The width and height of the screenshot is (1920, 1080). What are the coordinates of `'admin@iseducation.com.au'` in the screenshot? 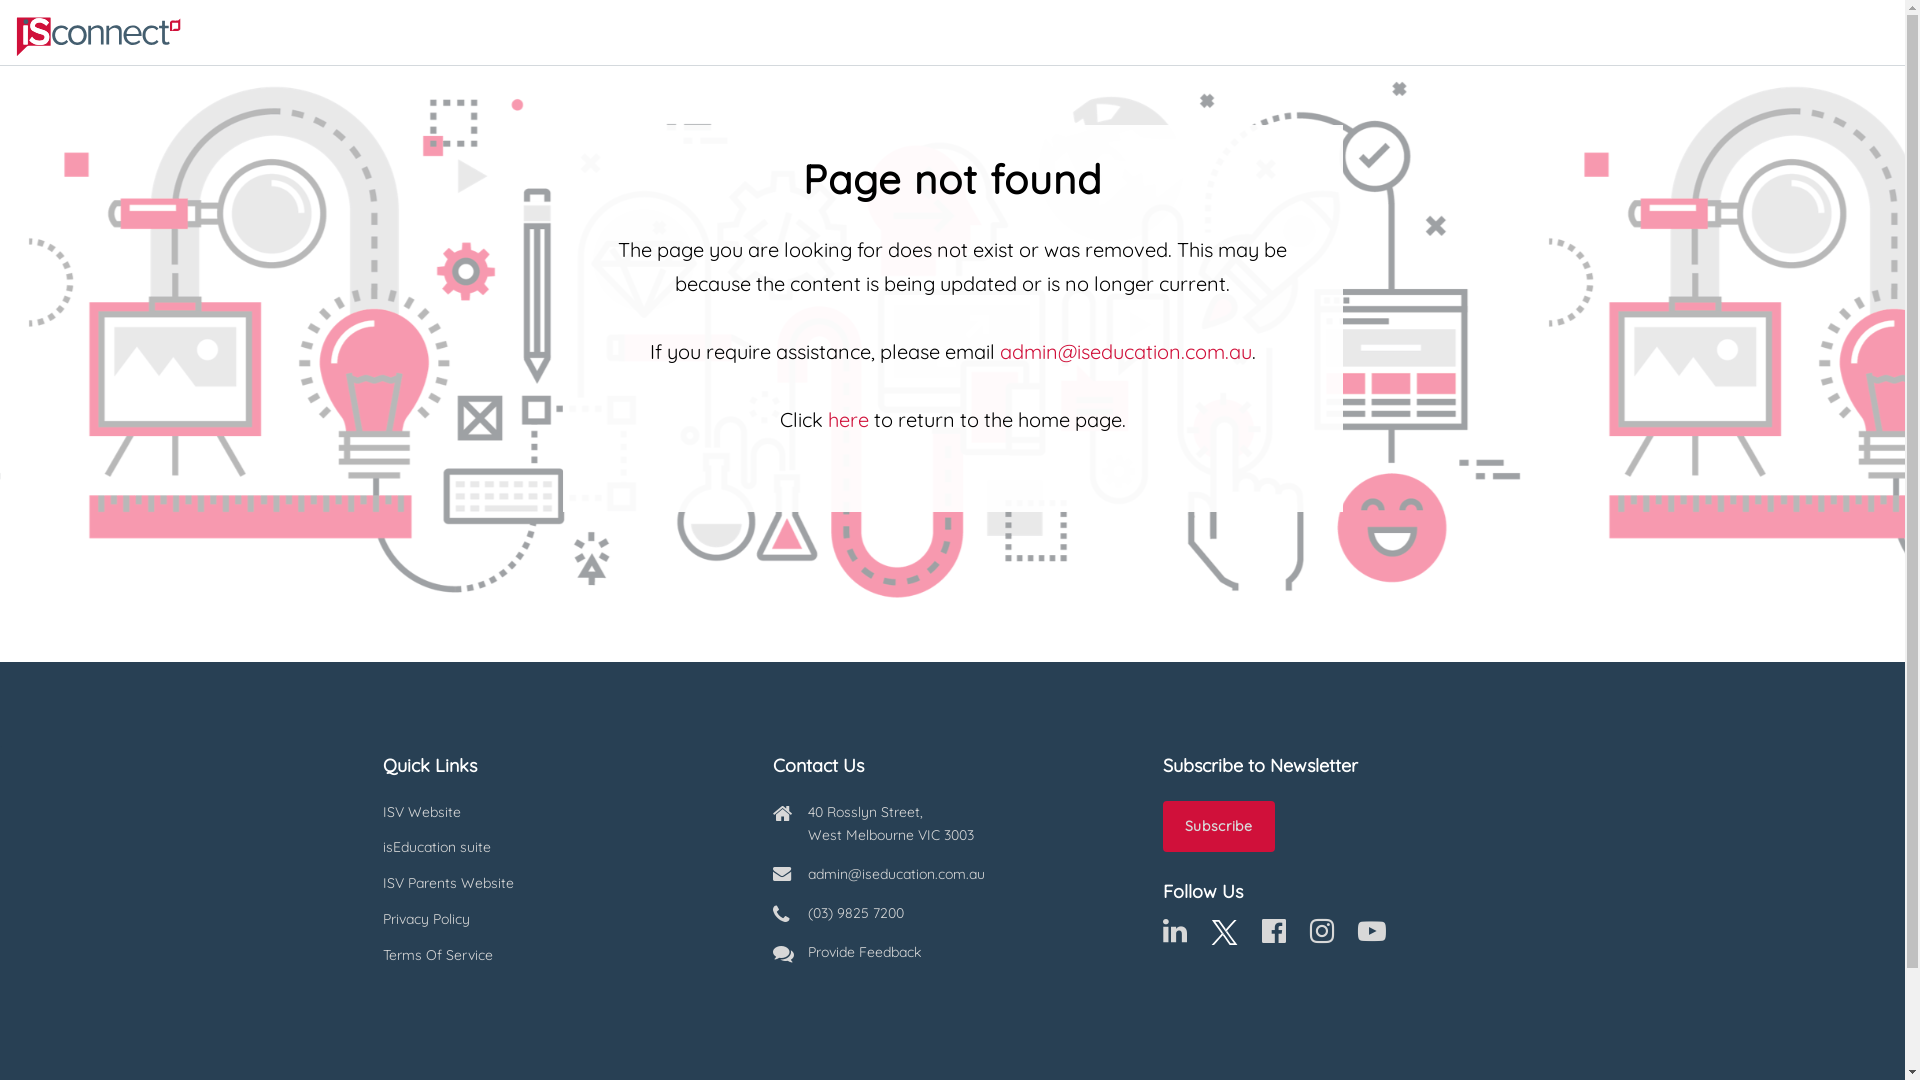 It's located at (807, 873).